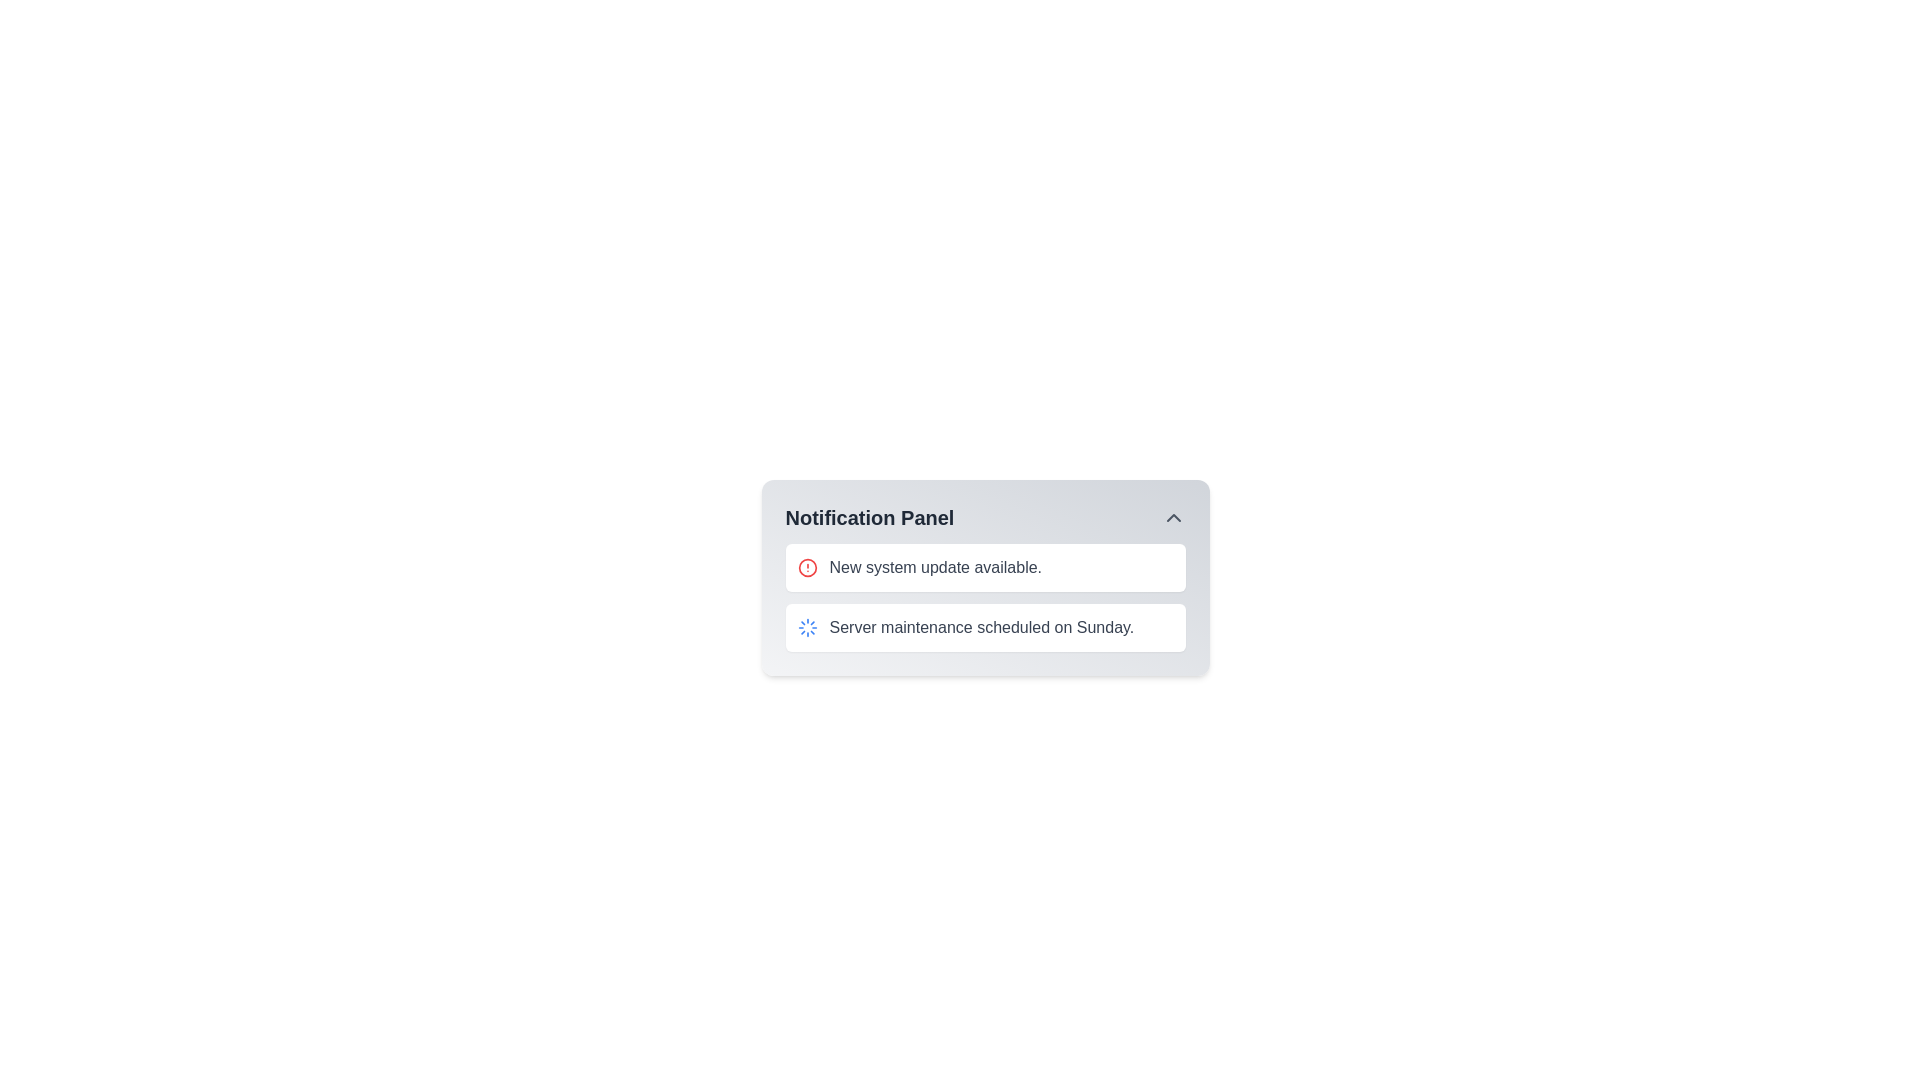 The image size is (1920, 1080). I want to click on the alert icon indicating a notification for 'New system update available.', so click(807, 567).